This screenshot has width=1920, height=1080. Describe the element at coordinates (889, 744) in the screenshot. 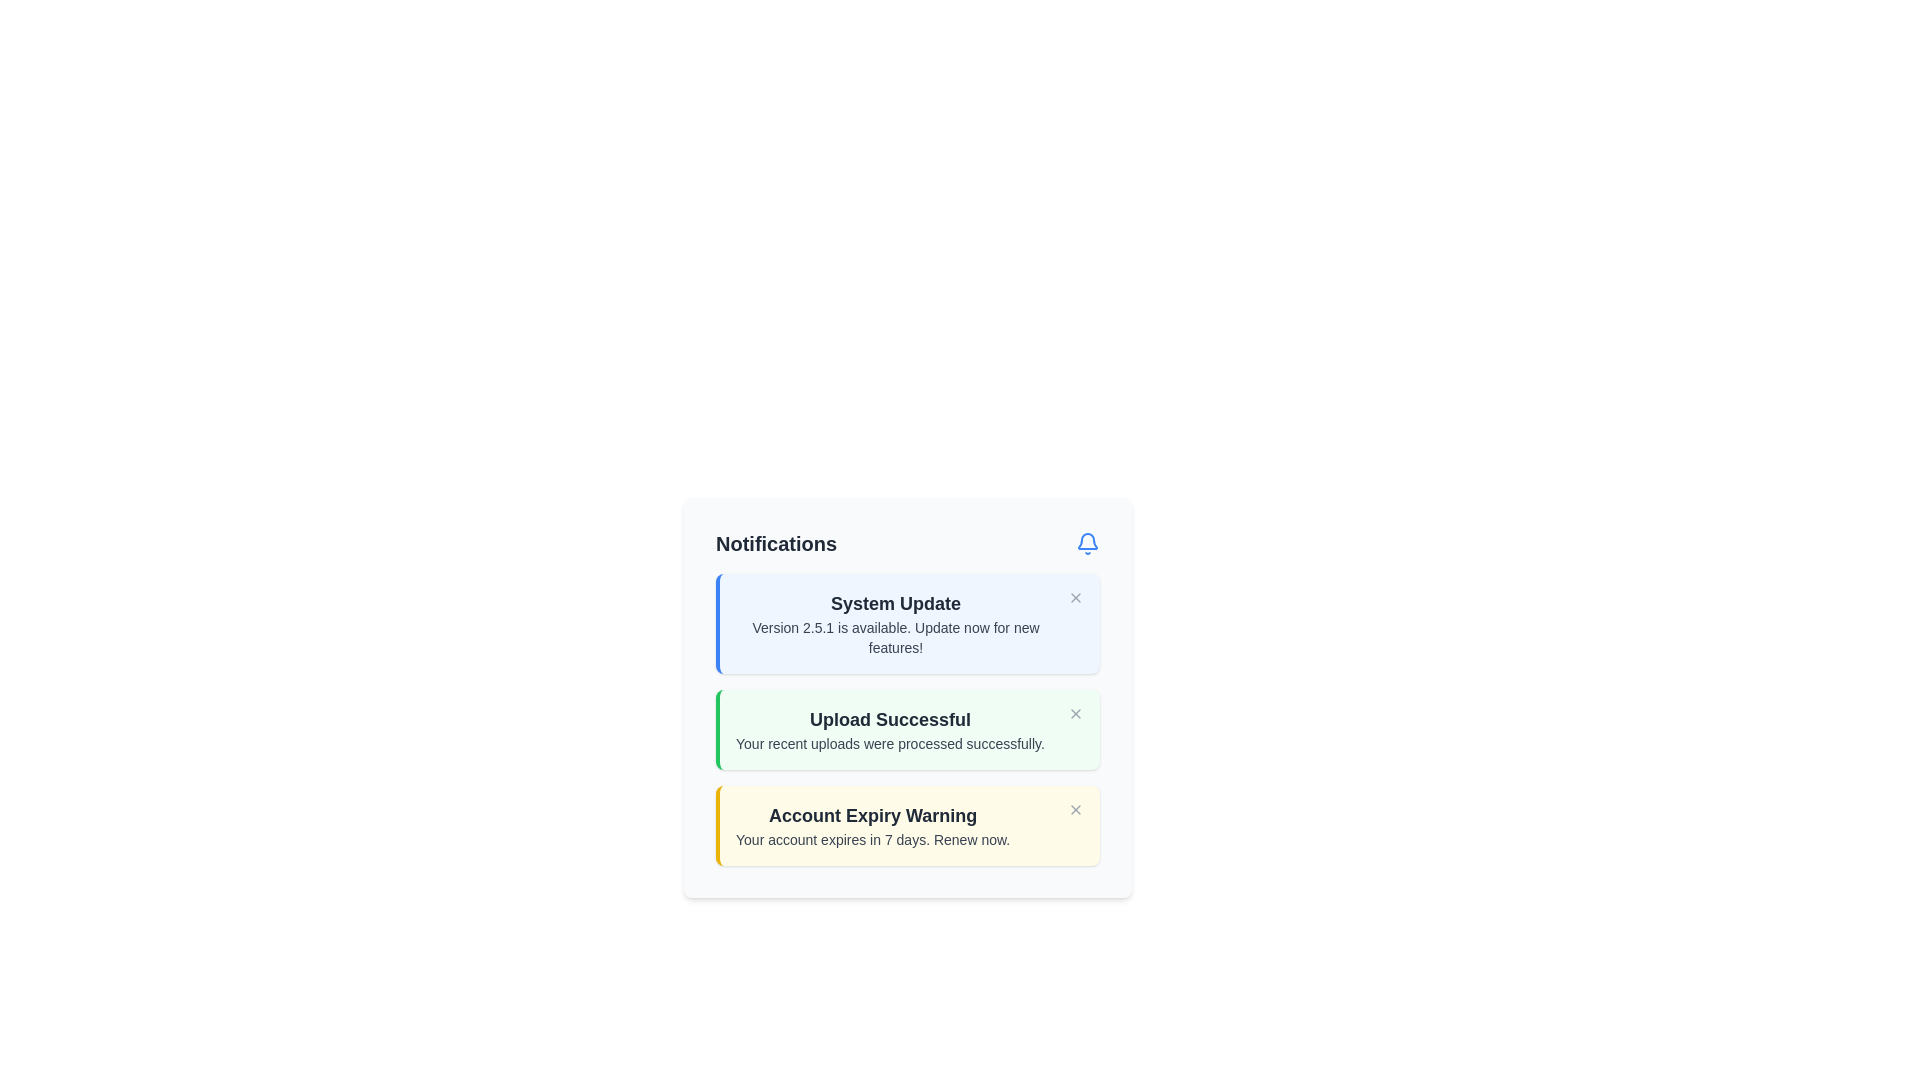

I see `the text label that displays 'Your recent uploads were processed successfully.' located within the notification box titled 'Upload Successful.'` at that location.